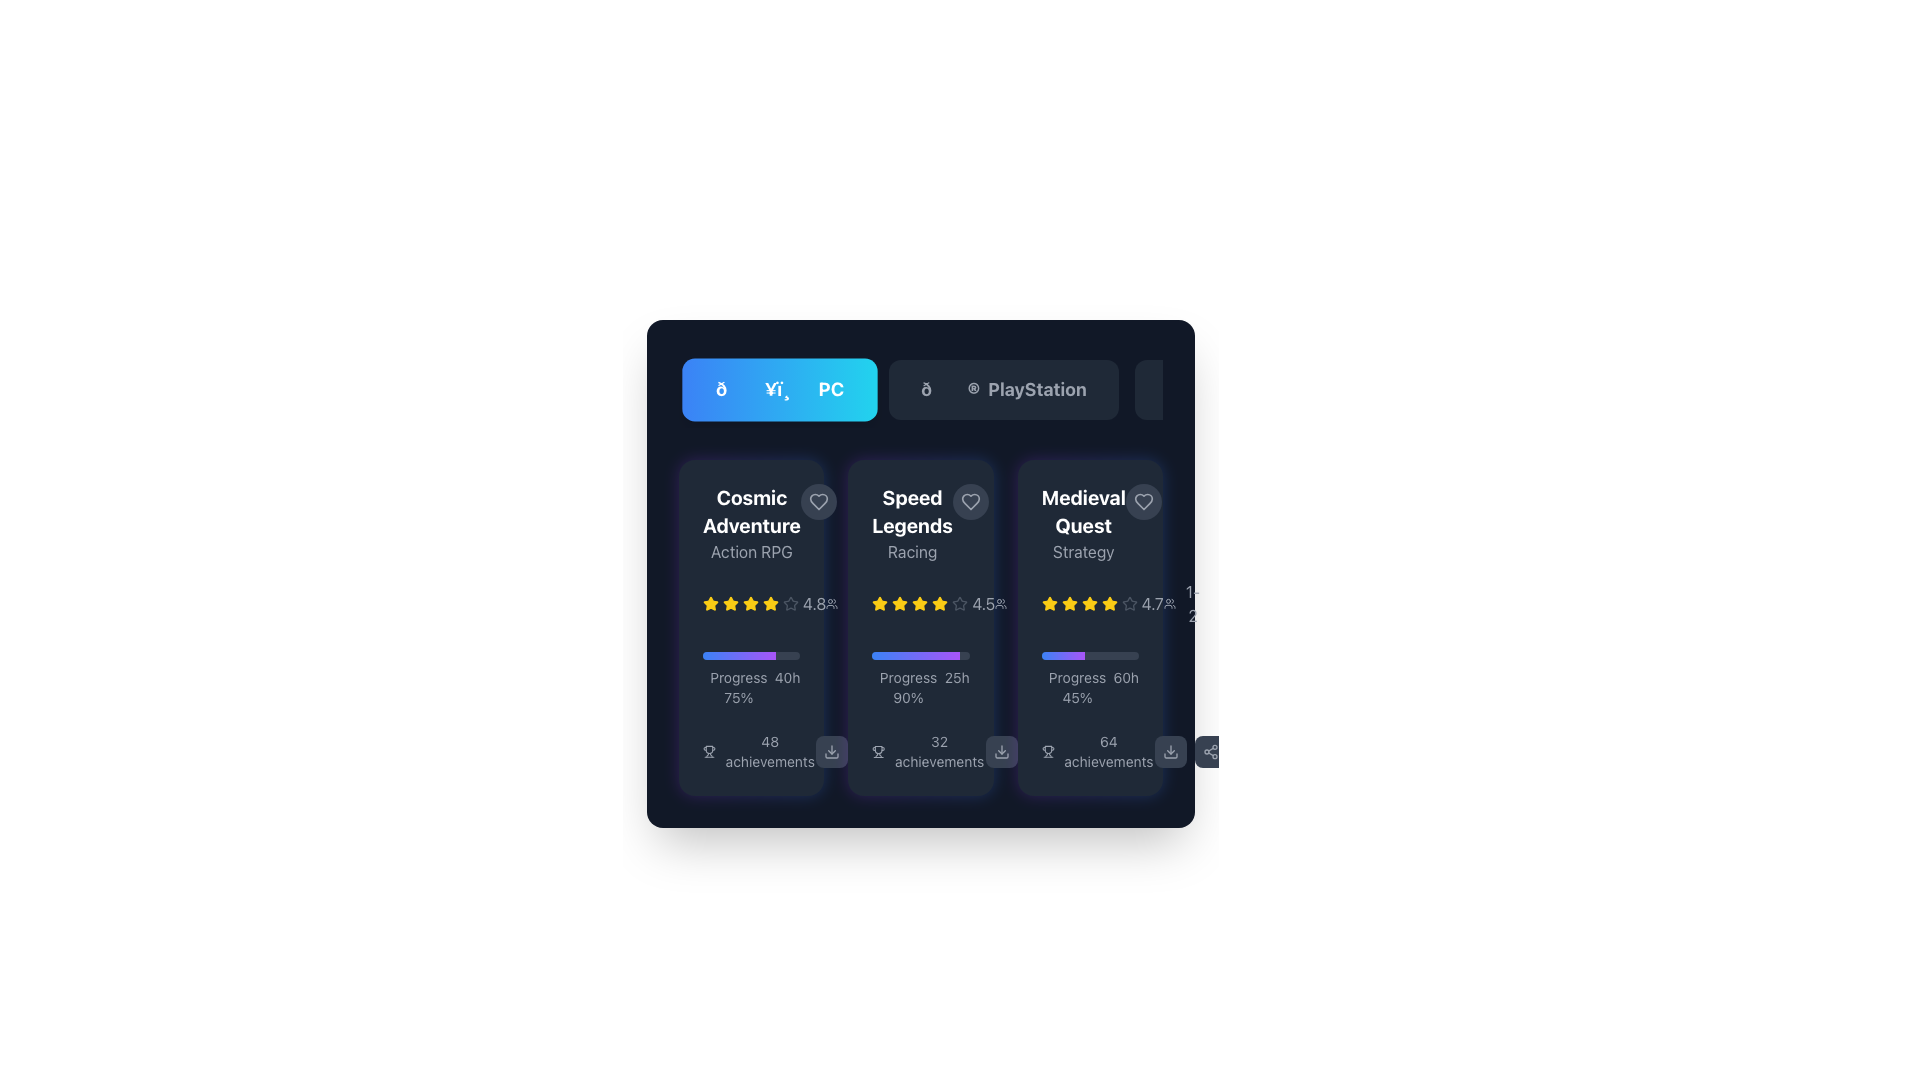 The width and height of the screenshot is (1920, 1080). Describe the element at coordinates (790, 603) in the screenshot. I see `the last star icon in the rating system, which represents an inactive or unrated state associated with a rating value of 4.8` at that location.